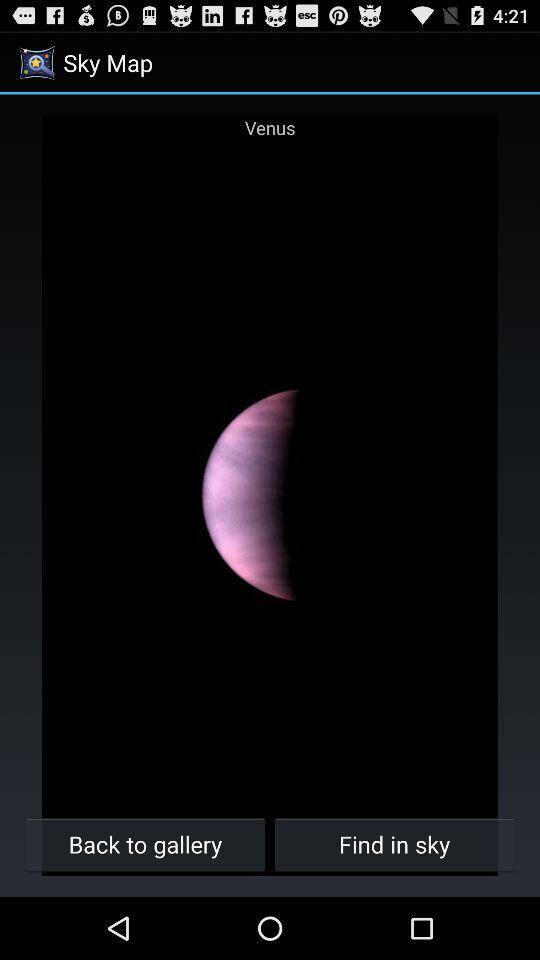 The image size is (540, 960). I want to click on the icon below venus item, so click(394, 843).